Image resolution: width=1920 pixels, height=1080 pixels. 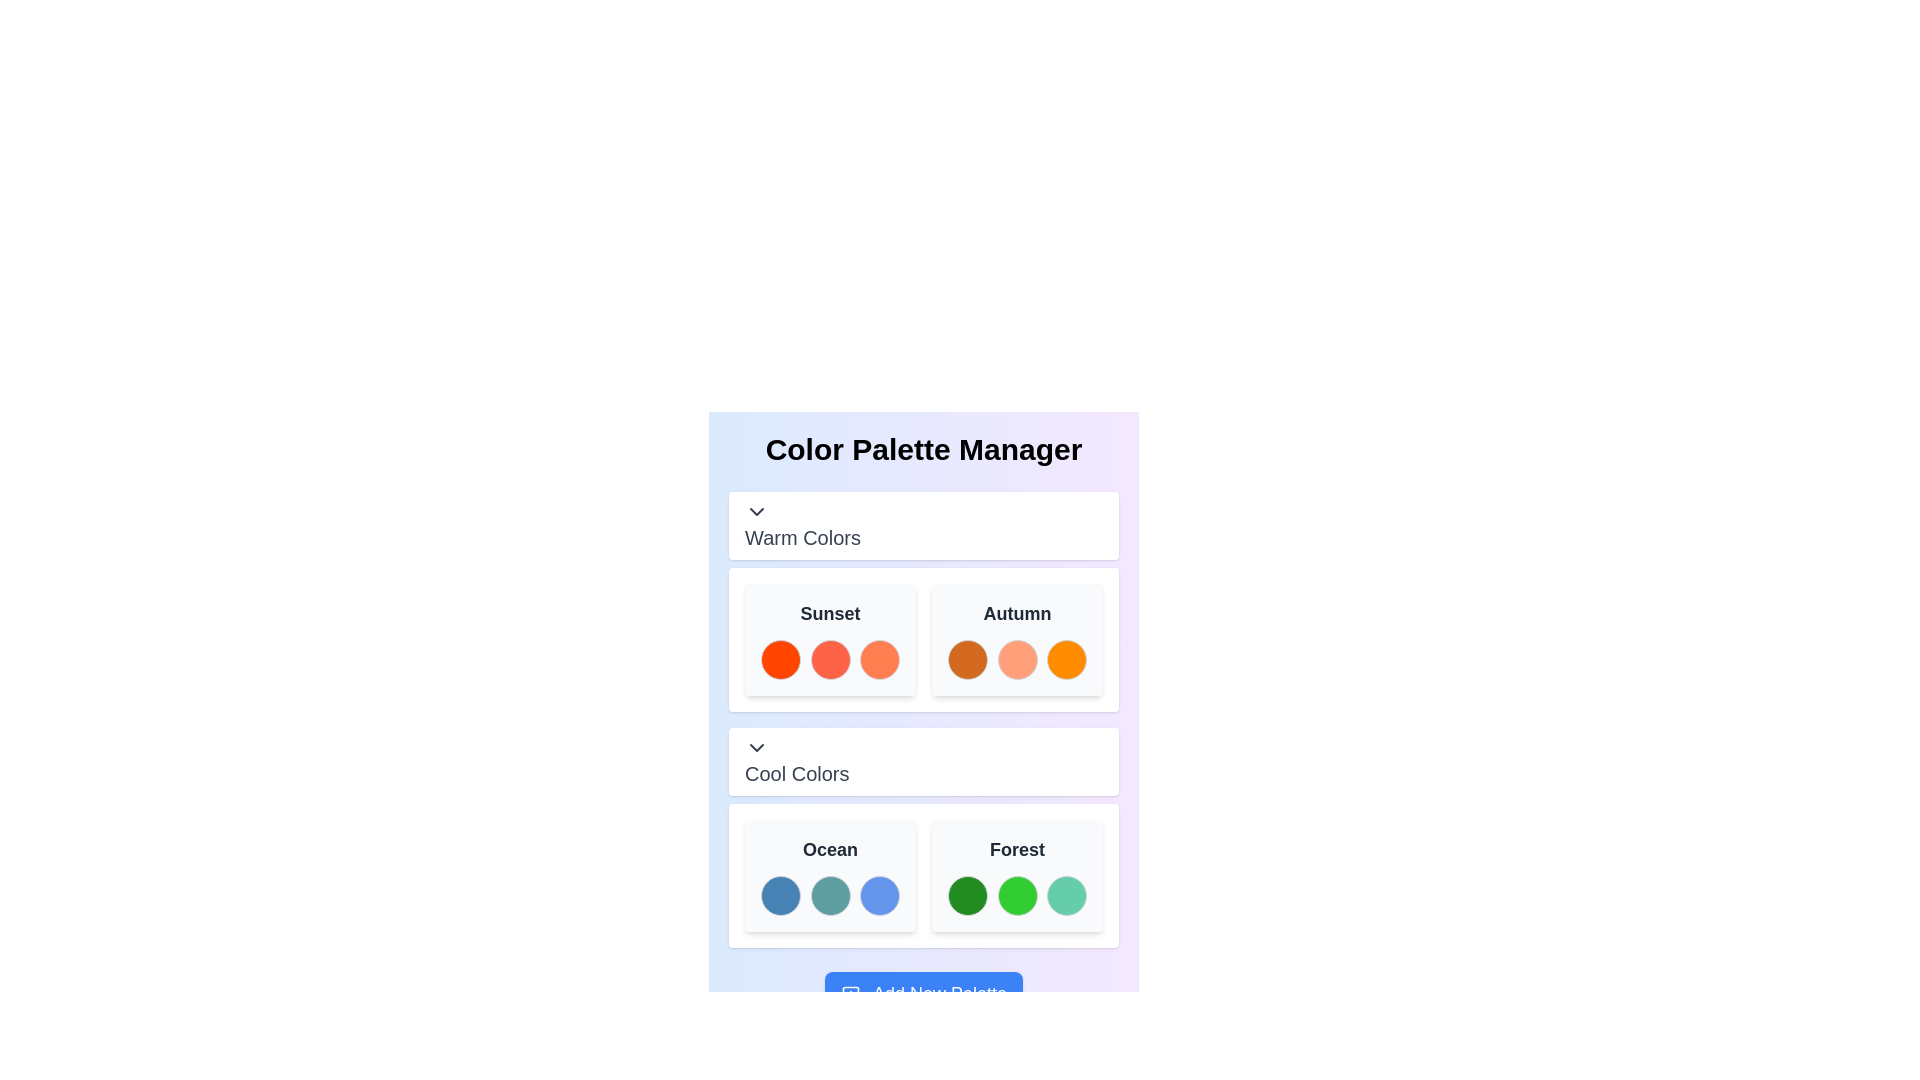 What do you see at coordinates (923, 994) in the screenshot?
I see `the blue rectangular button with rounded corners labeled 'Add New Palette' to change its color` at bounding box center [923, 994].